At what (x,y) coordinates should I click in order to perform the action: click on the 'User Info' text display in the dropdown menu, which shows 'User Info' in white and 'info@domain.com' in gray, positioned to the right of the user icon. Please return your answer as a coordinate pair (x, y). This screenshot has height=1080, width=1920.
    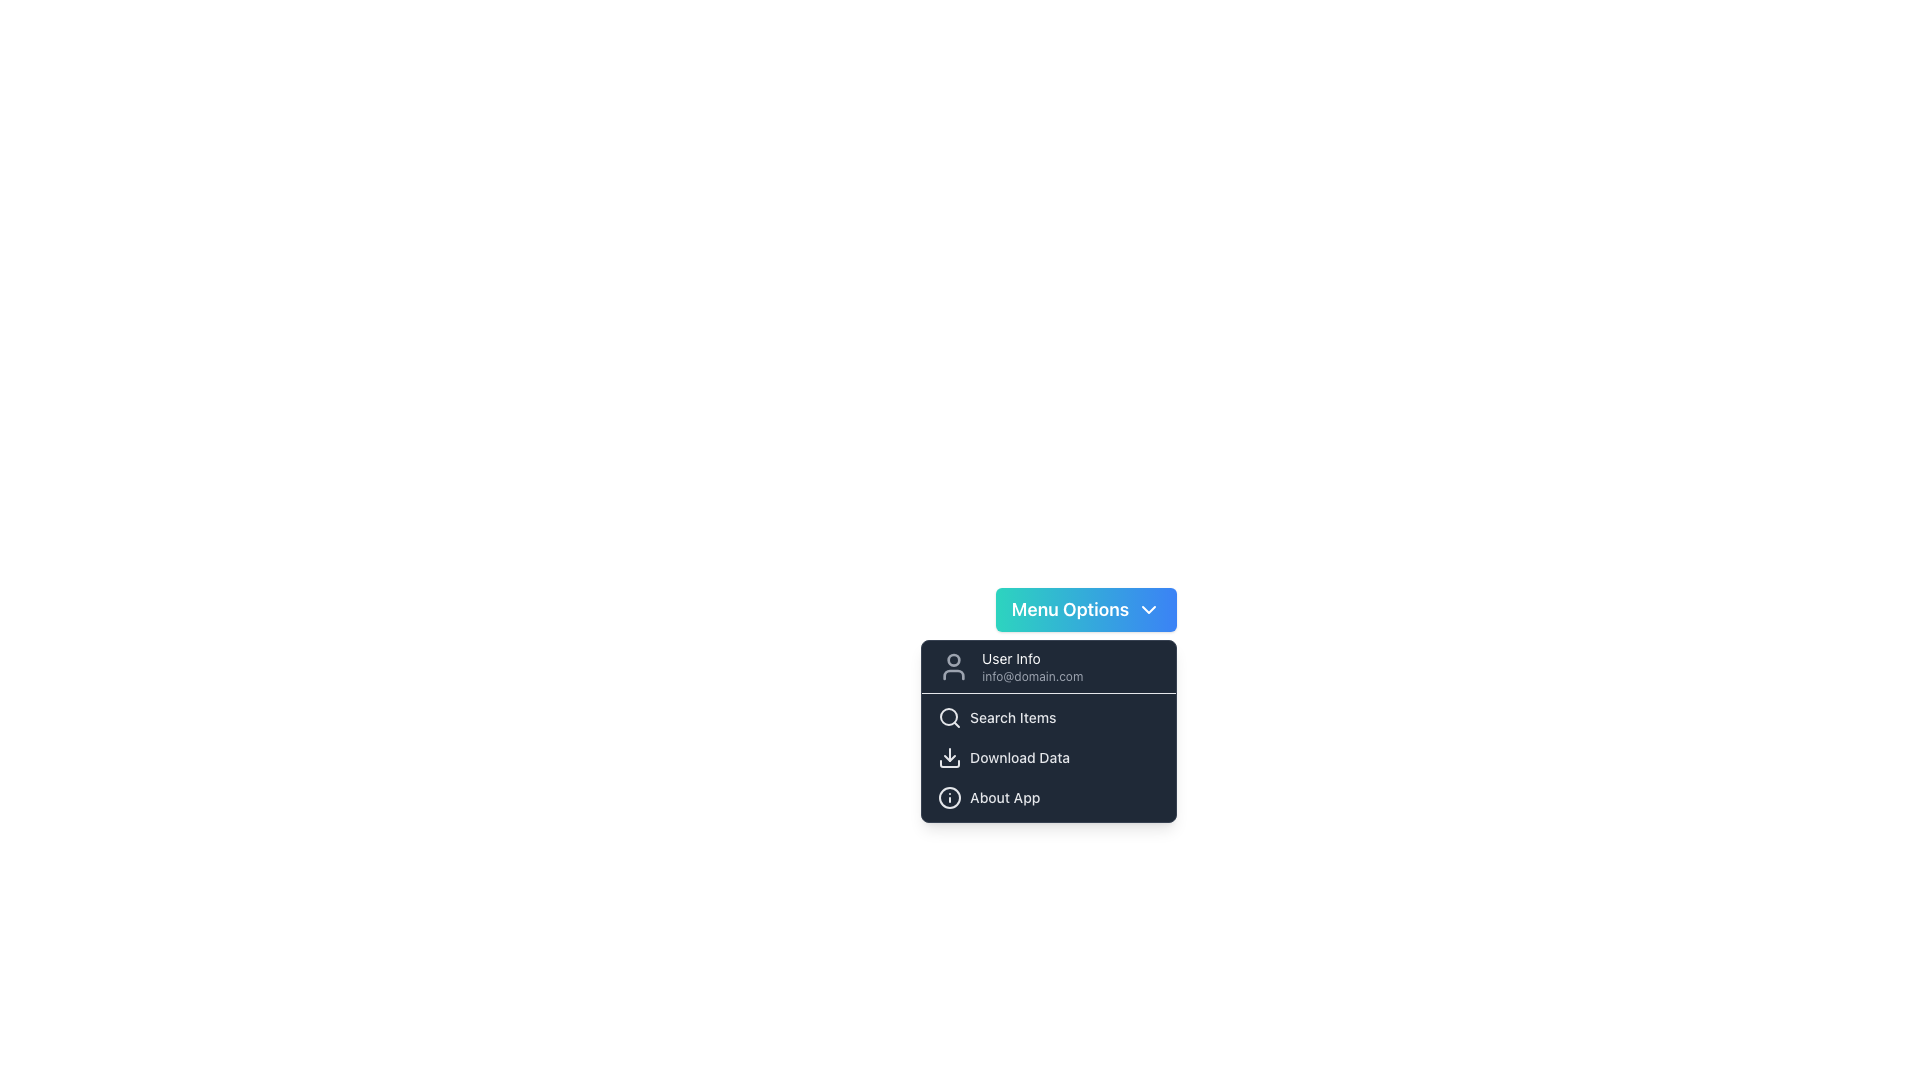
    Looking at the image, I should click on (1032, 667).